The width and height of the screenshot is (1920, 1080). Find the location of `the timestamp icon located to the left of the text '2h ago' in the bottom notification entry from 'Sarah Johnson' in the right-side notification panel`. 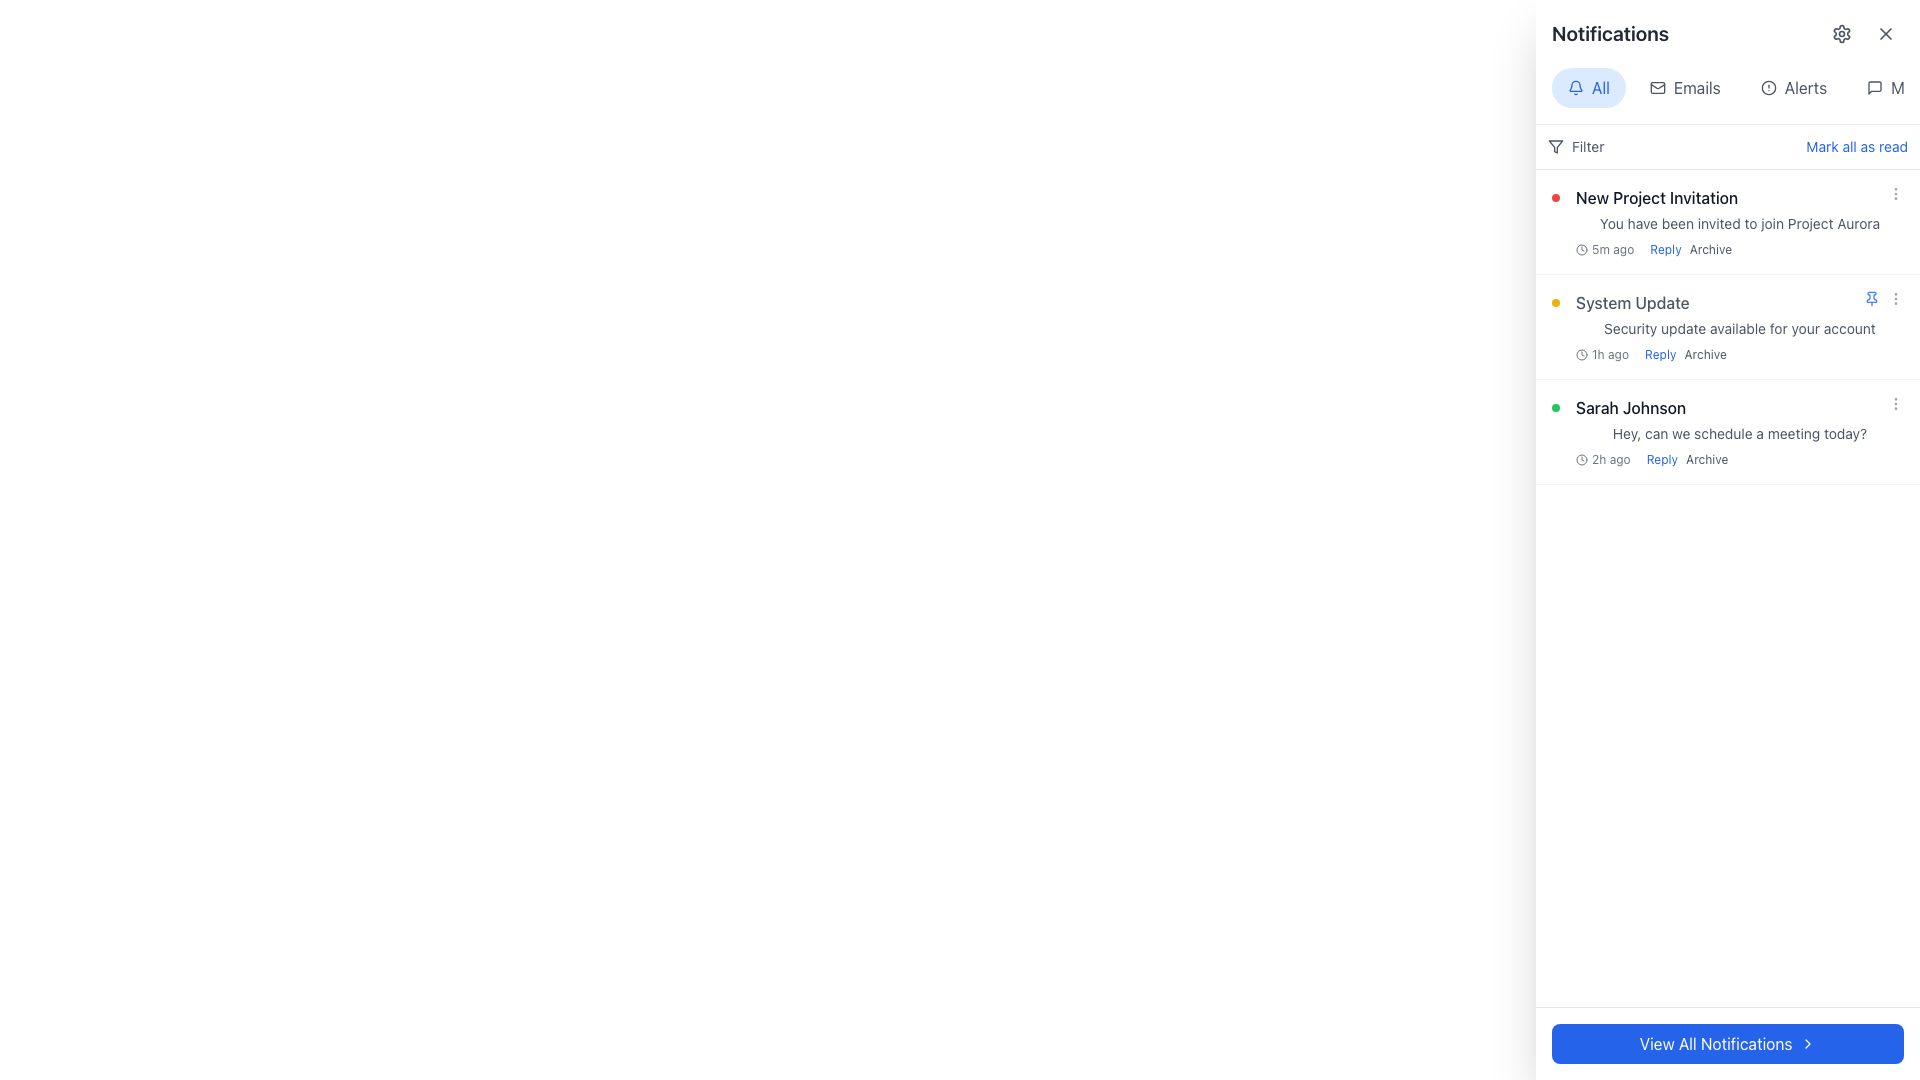

the timestamp icon located to the left of the text '2h ago' in the bottom notification entry from 'Sarah Johnson' in the right-side notification panel is located at coordinates (1581, 459).